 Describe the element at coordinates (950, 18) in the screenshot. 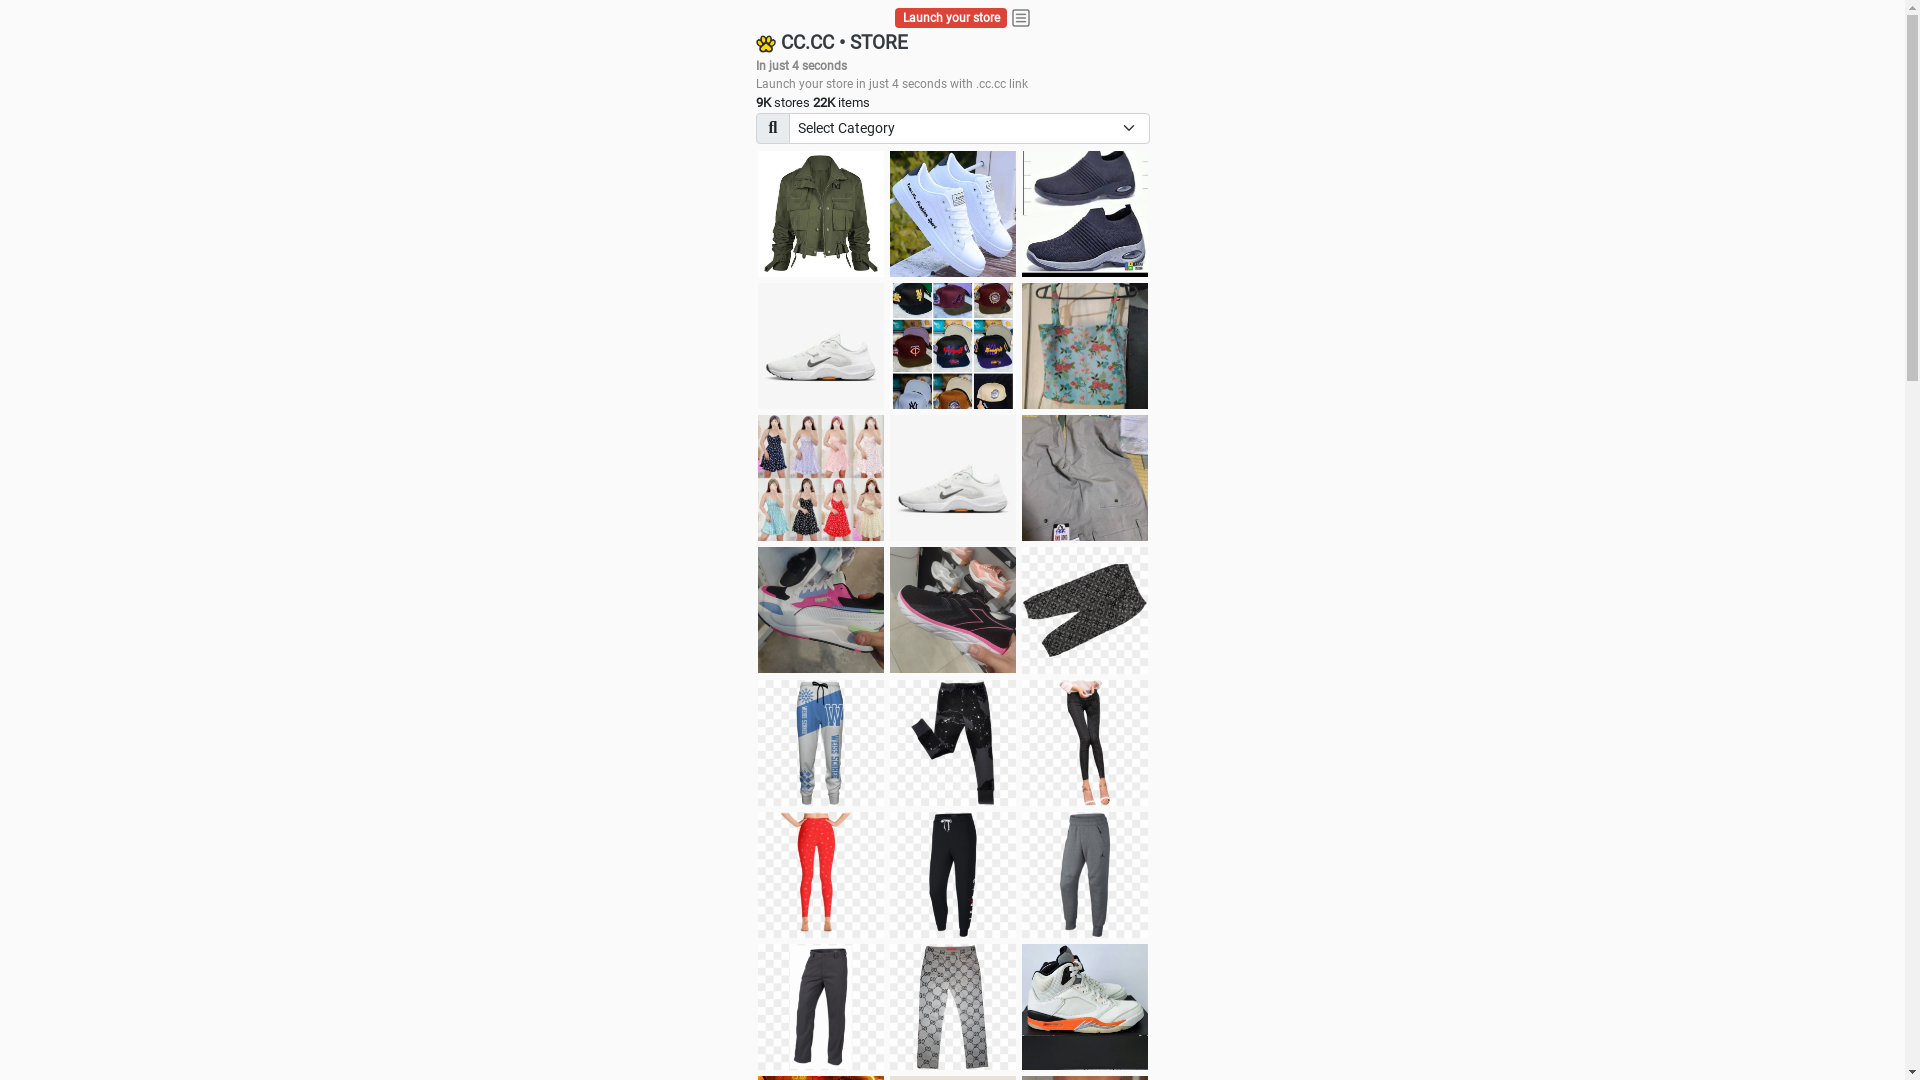

I see `'Launch your store'` at that location.